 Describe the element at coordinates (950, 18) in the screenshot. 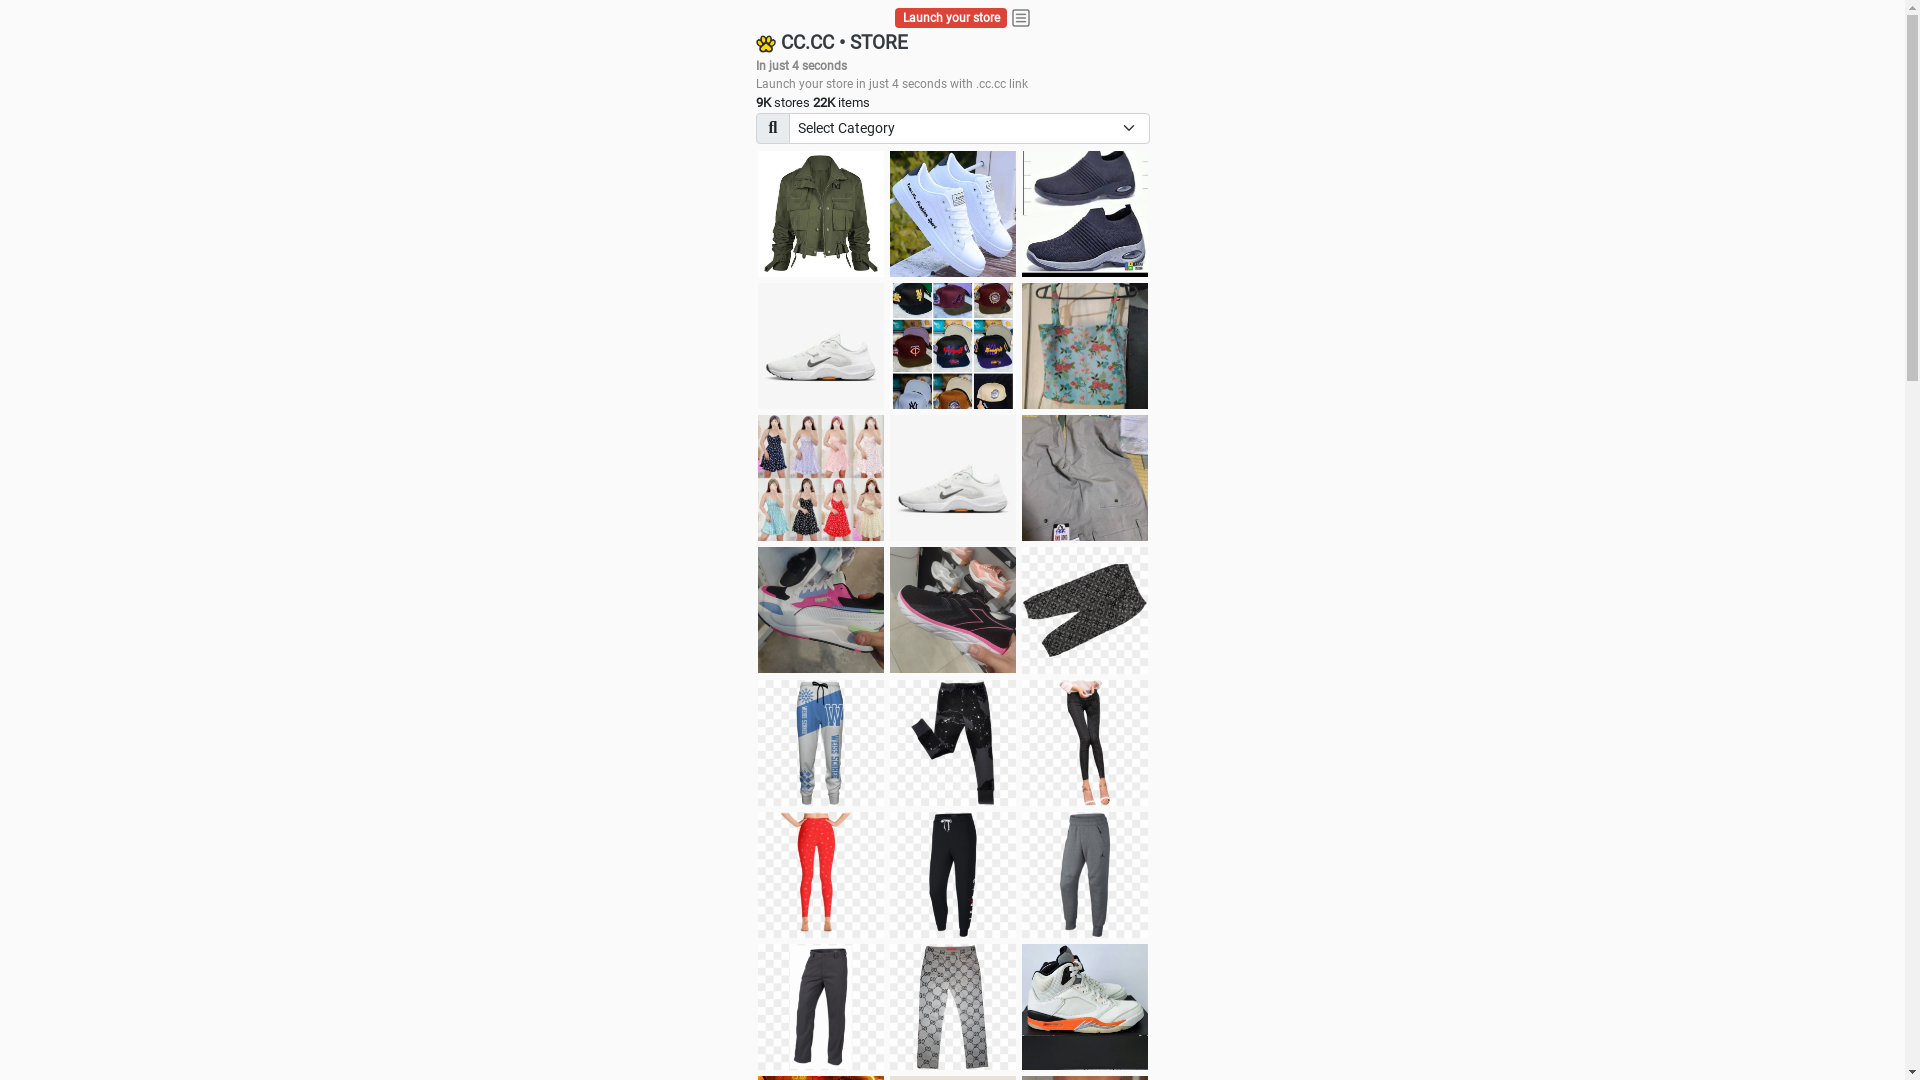

I see `'Launch your store'` at that location.